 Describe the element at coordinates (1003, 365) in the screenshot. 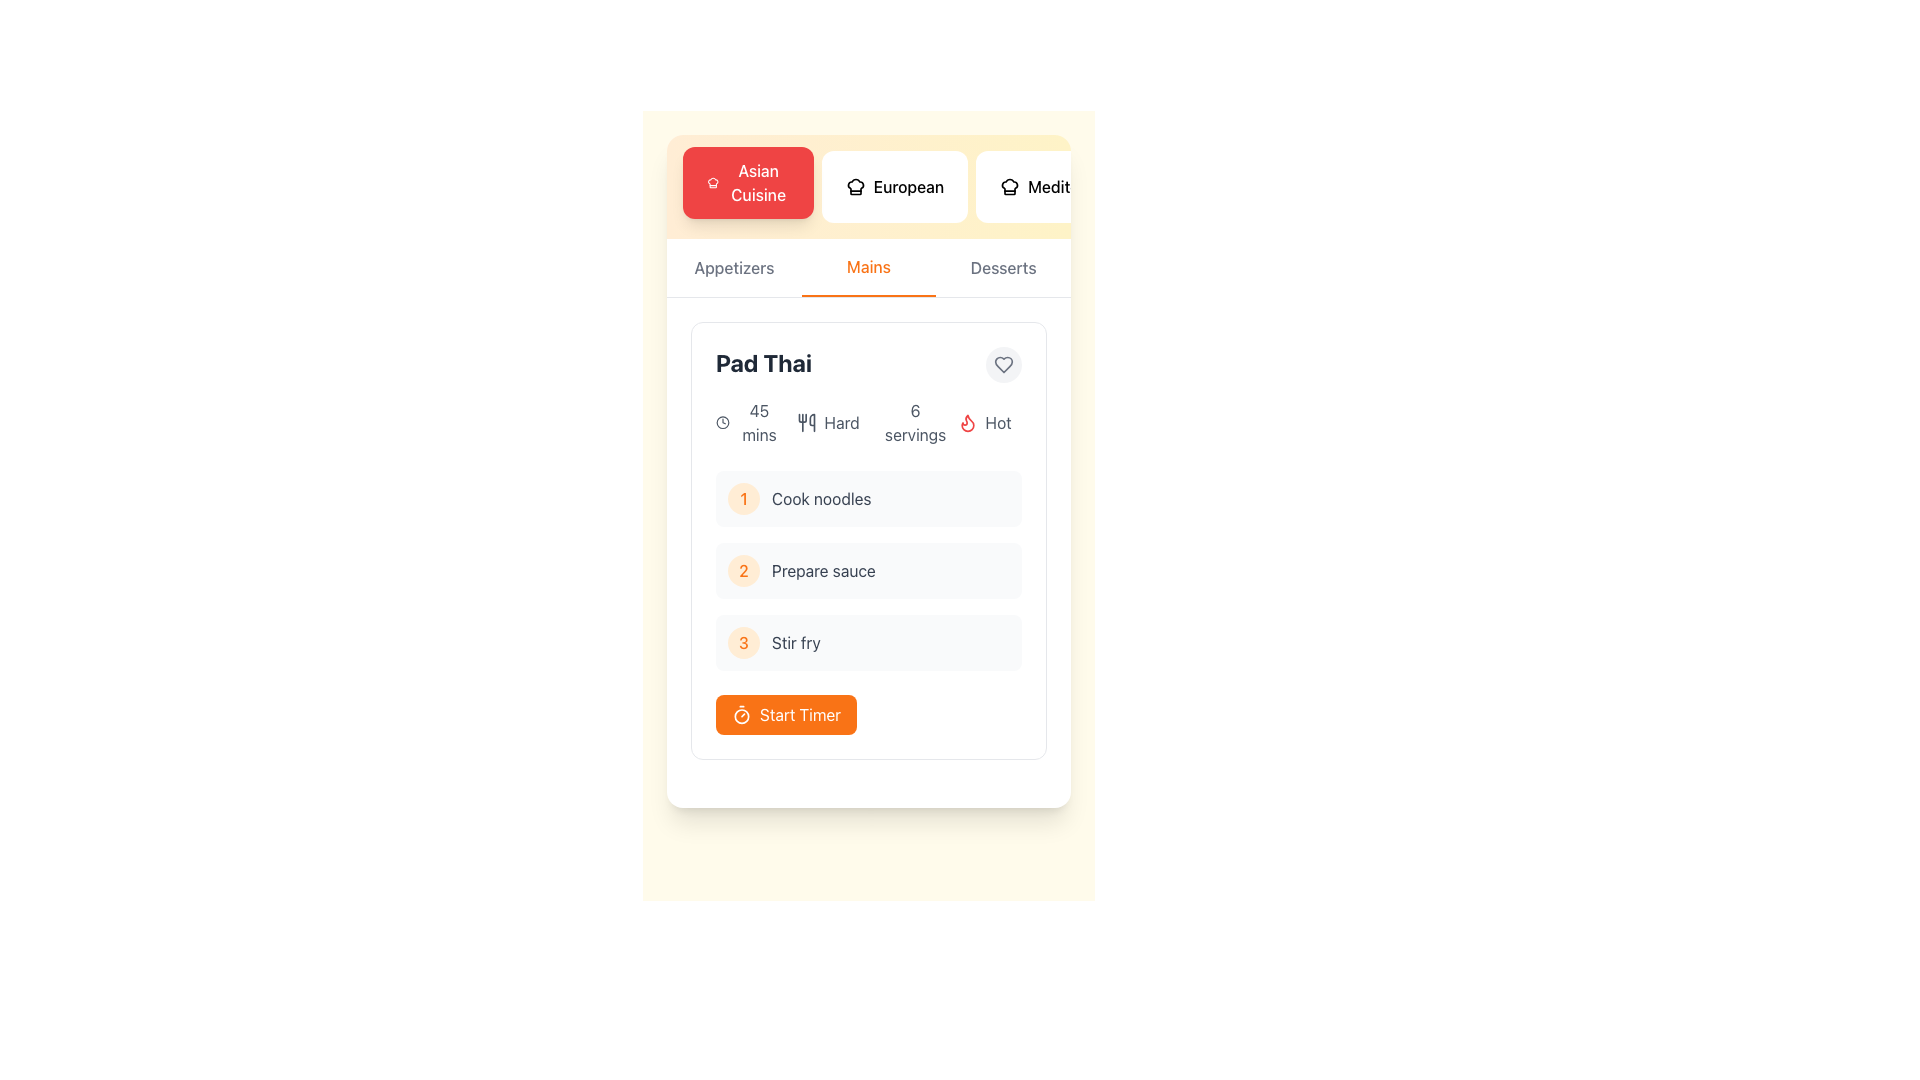

I see `the icon button located at the upper-right corner of the 'Pad Thai' card section to favorite or unfavorite the 'Pad Thai' recipe` at that location.